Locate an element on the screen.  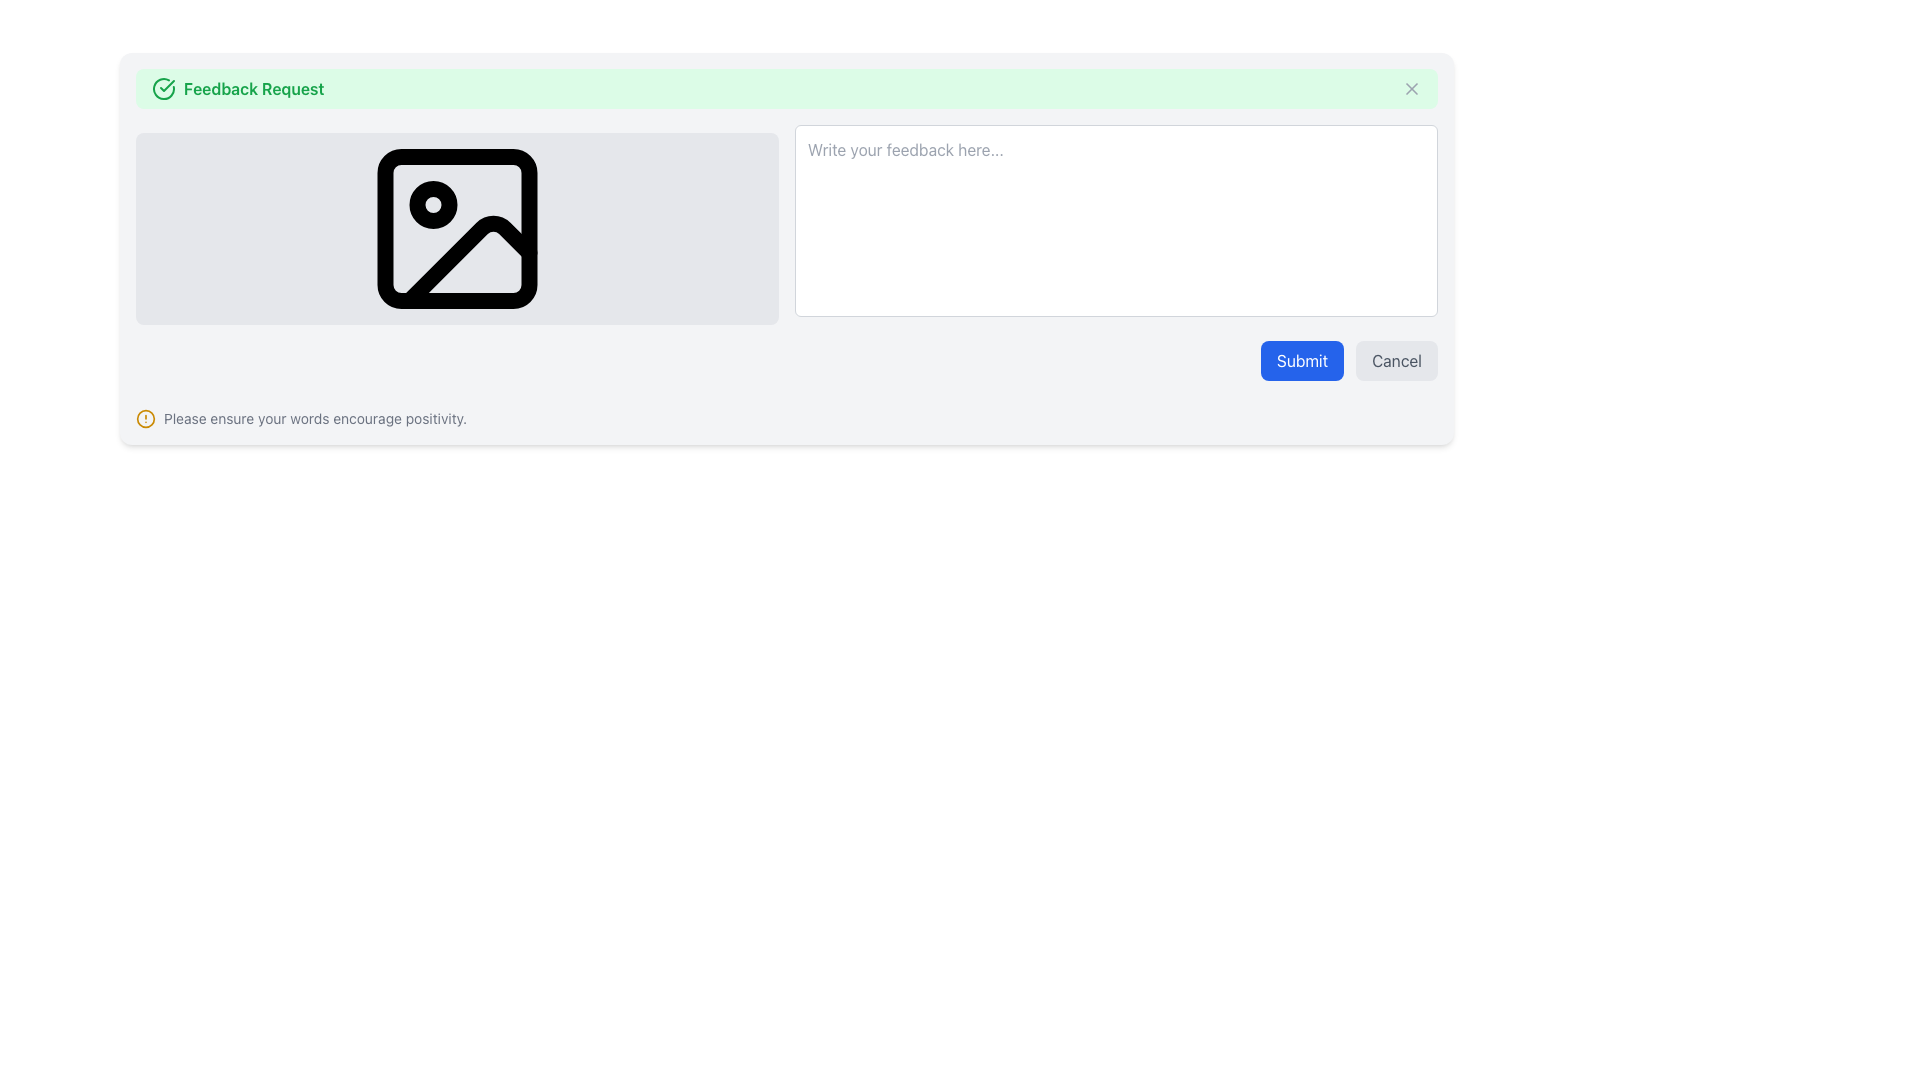
the unique informational text element located at the bottom of the interface, which is aligned horizontally with a yellow warning icon to its left is located at coordinates (314, 418).